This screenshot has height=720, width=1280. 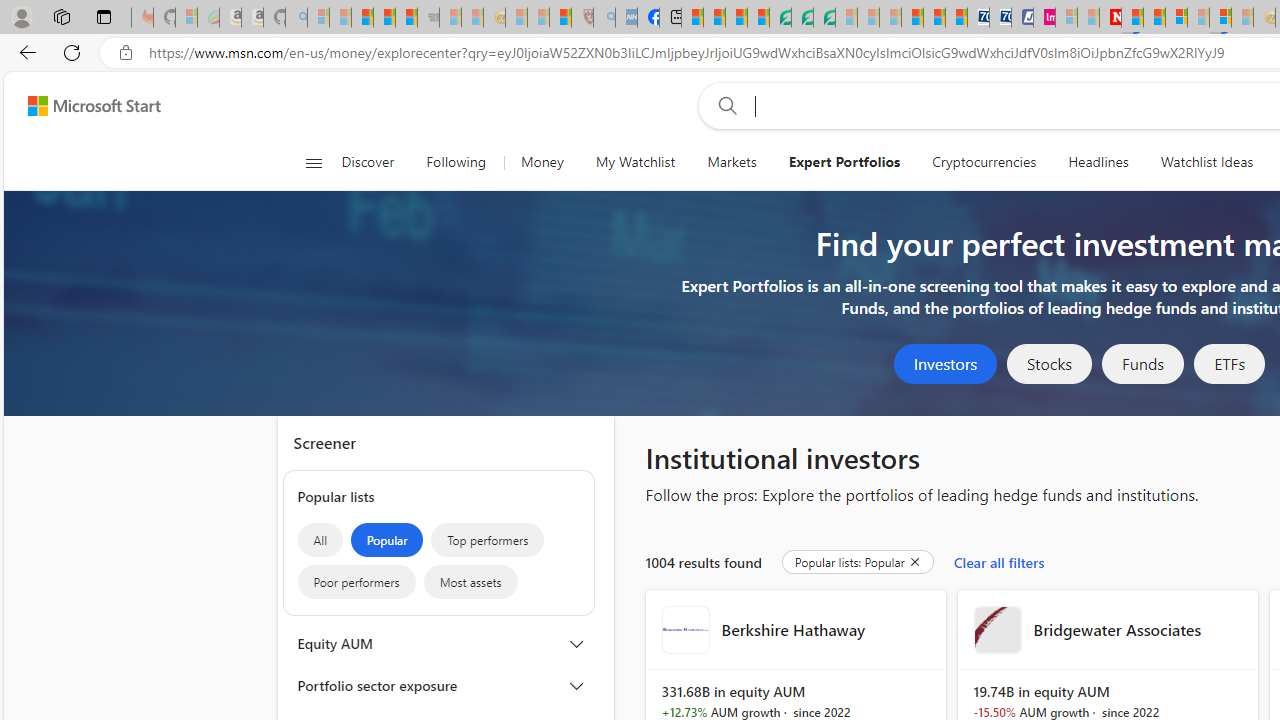 I want to click on 'My Watchlist', so click(x=634, y=162).